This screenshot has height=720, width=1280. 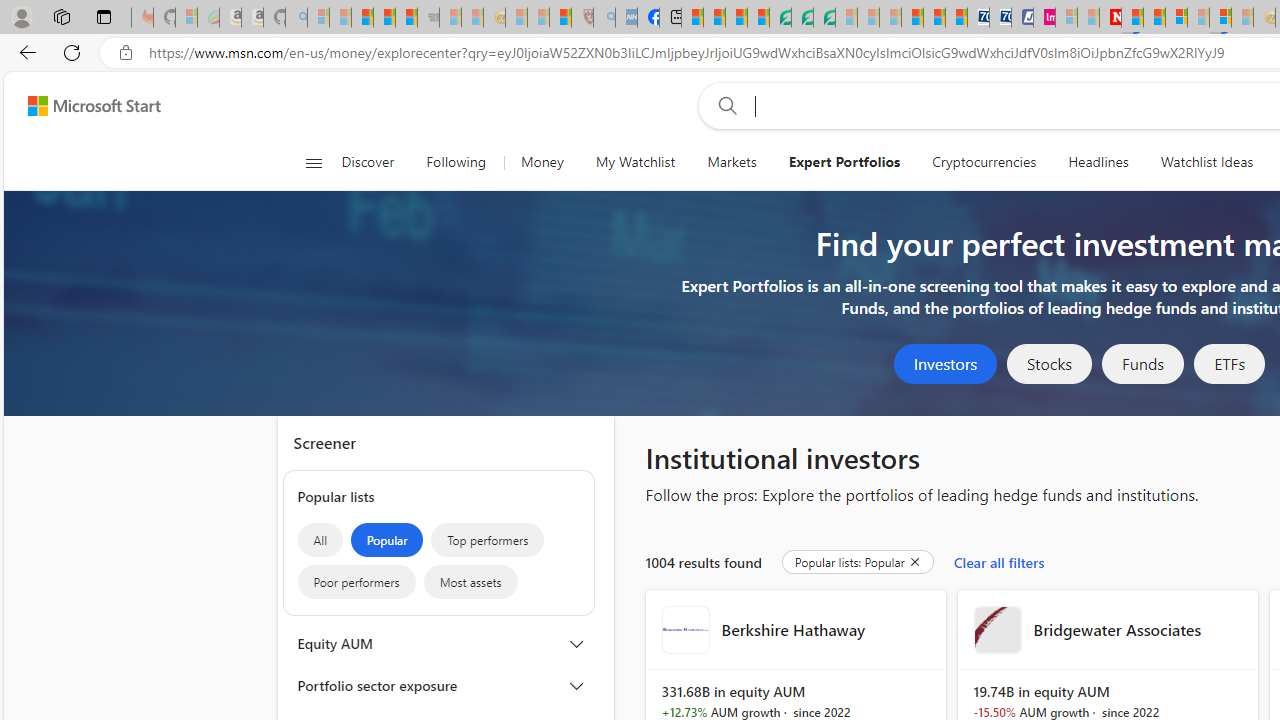 I want to click on 'My Watchlist', so click(x=634, y=162).